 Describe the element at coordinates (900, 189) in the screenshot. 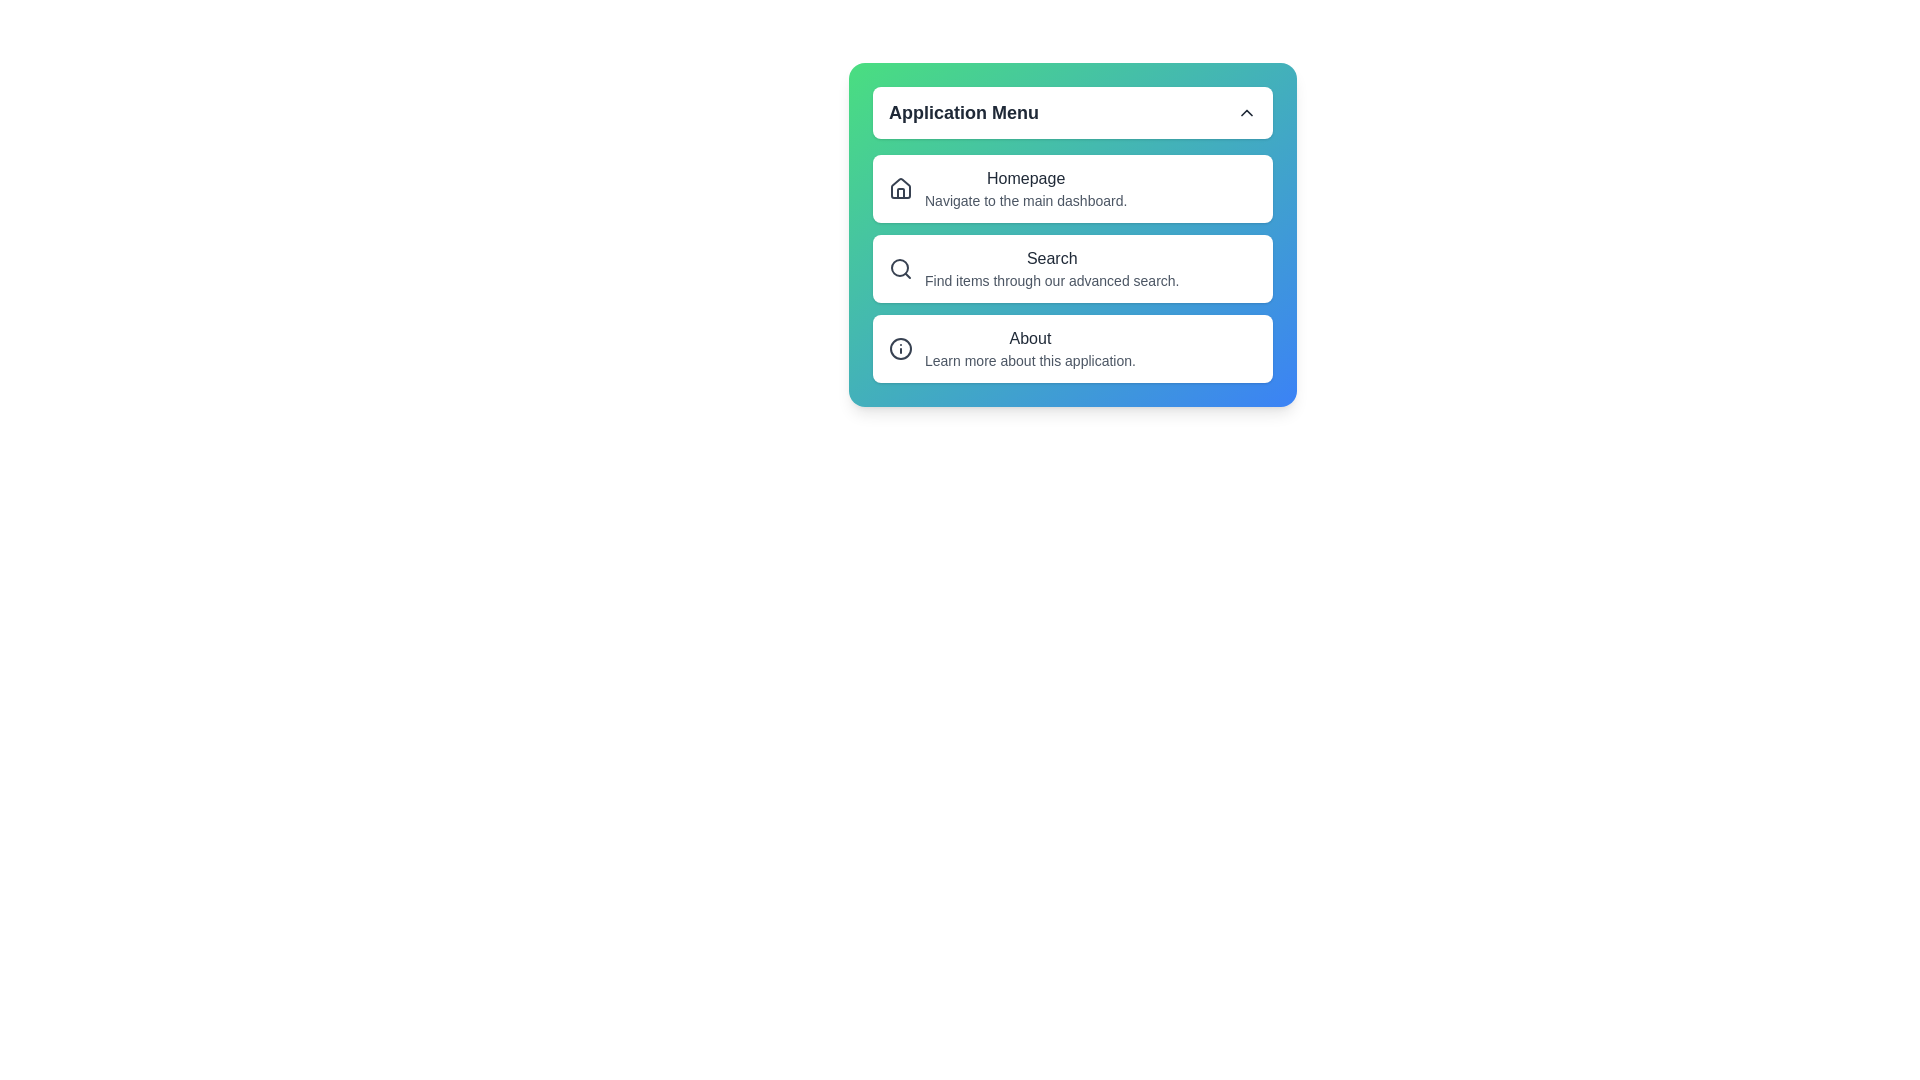

I see `the icon corresponding to Homepage in the menu` at that location.